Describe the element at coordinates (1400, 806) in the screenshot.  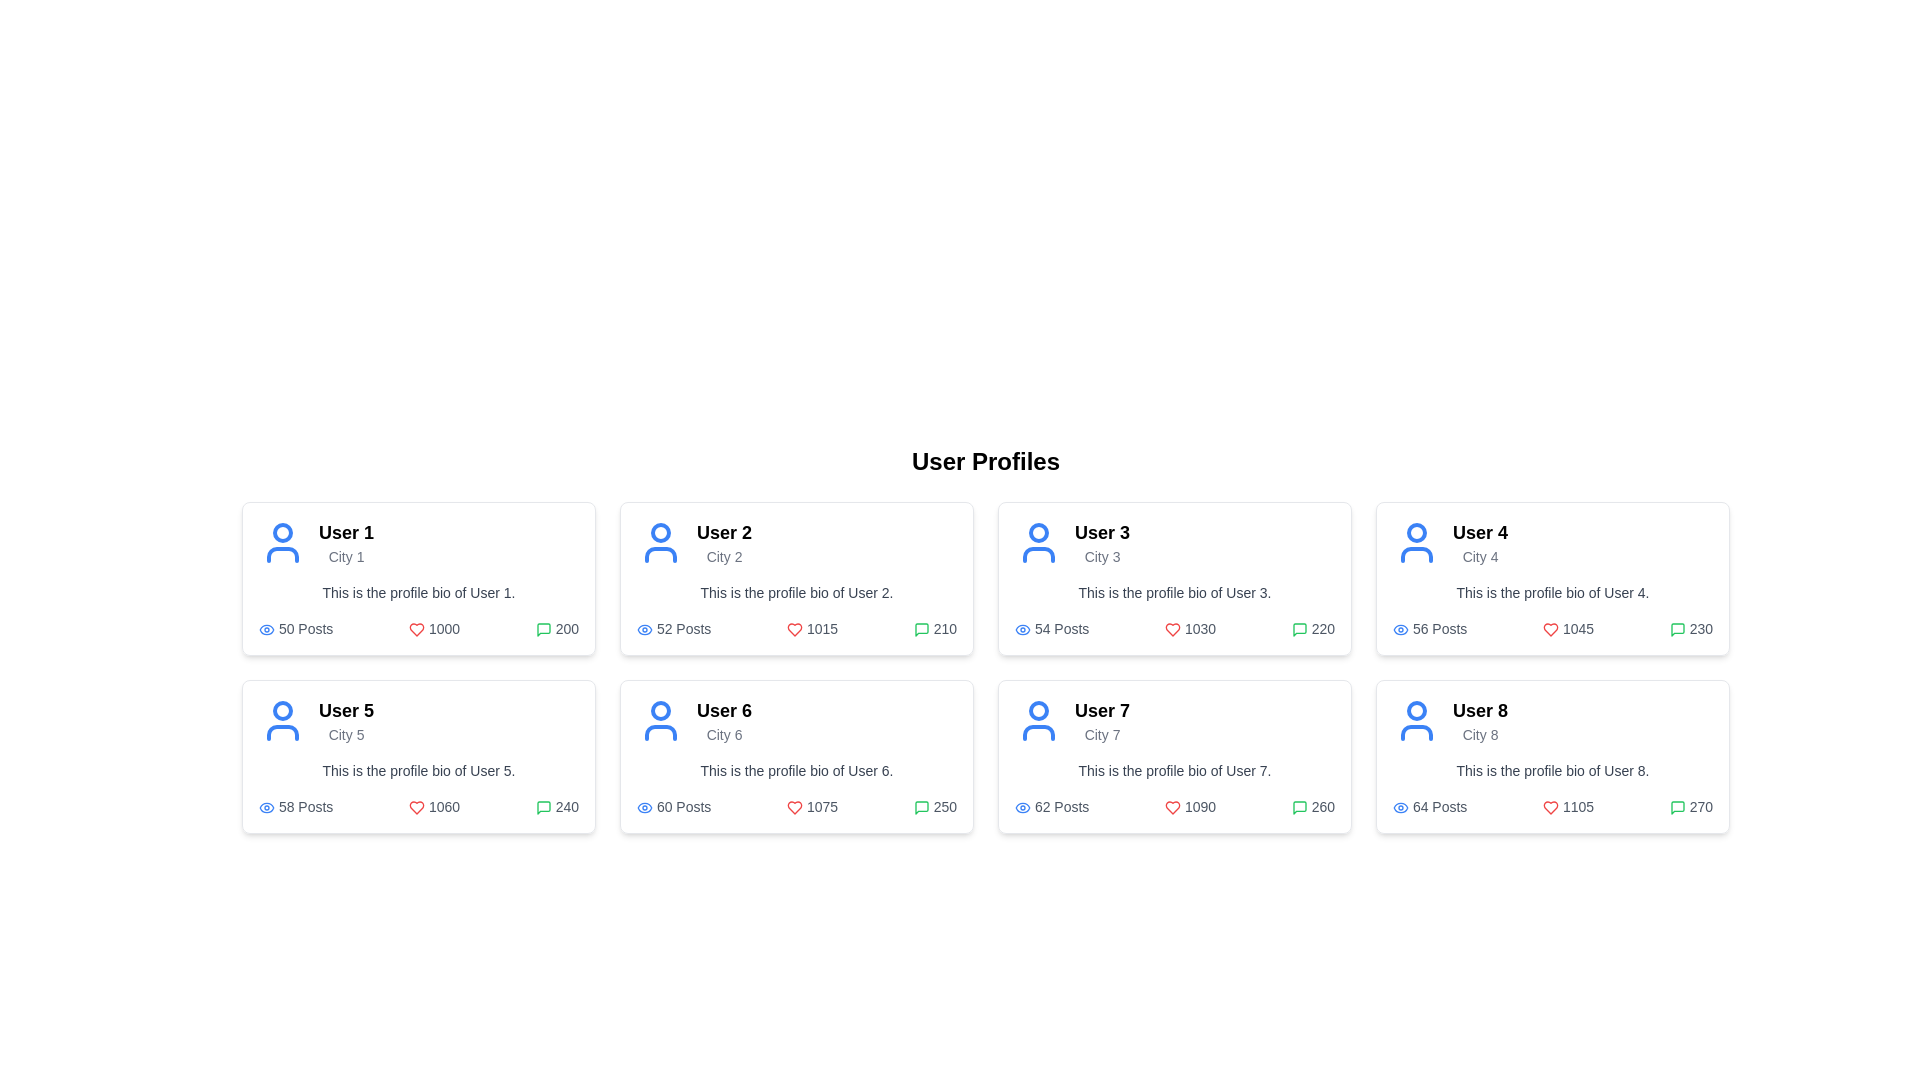
I see `the small blue eye icon indicating visibility, located to the left of the '64 Posts' text in the bottom-right card of the user profile grid` at that location.